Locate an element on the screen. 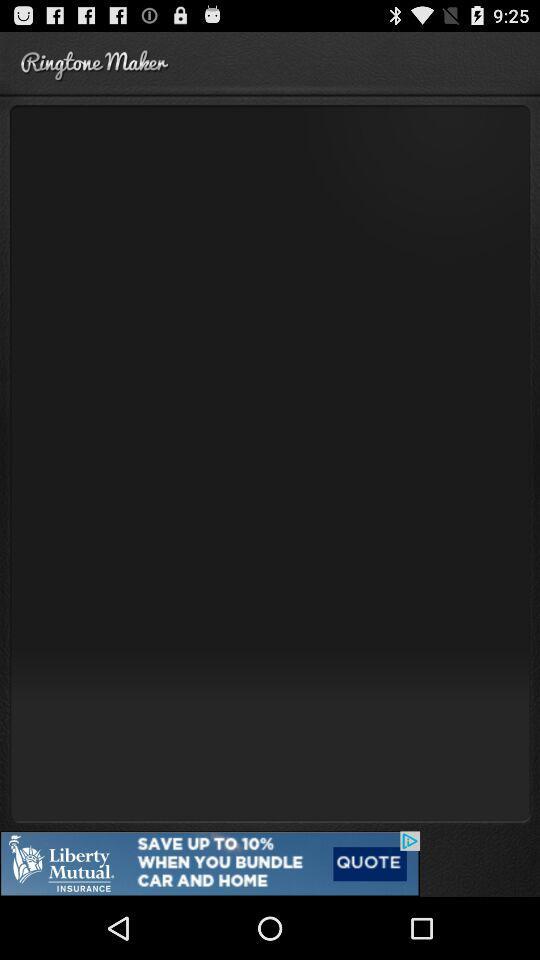 The height and width of the screenshot is (960, 540). new pega is located at coordinates (270, 462).